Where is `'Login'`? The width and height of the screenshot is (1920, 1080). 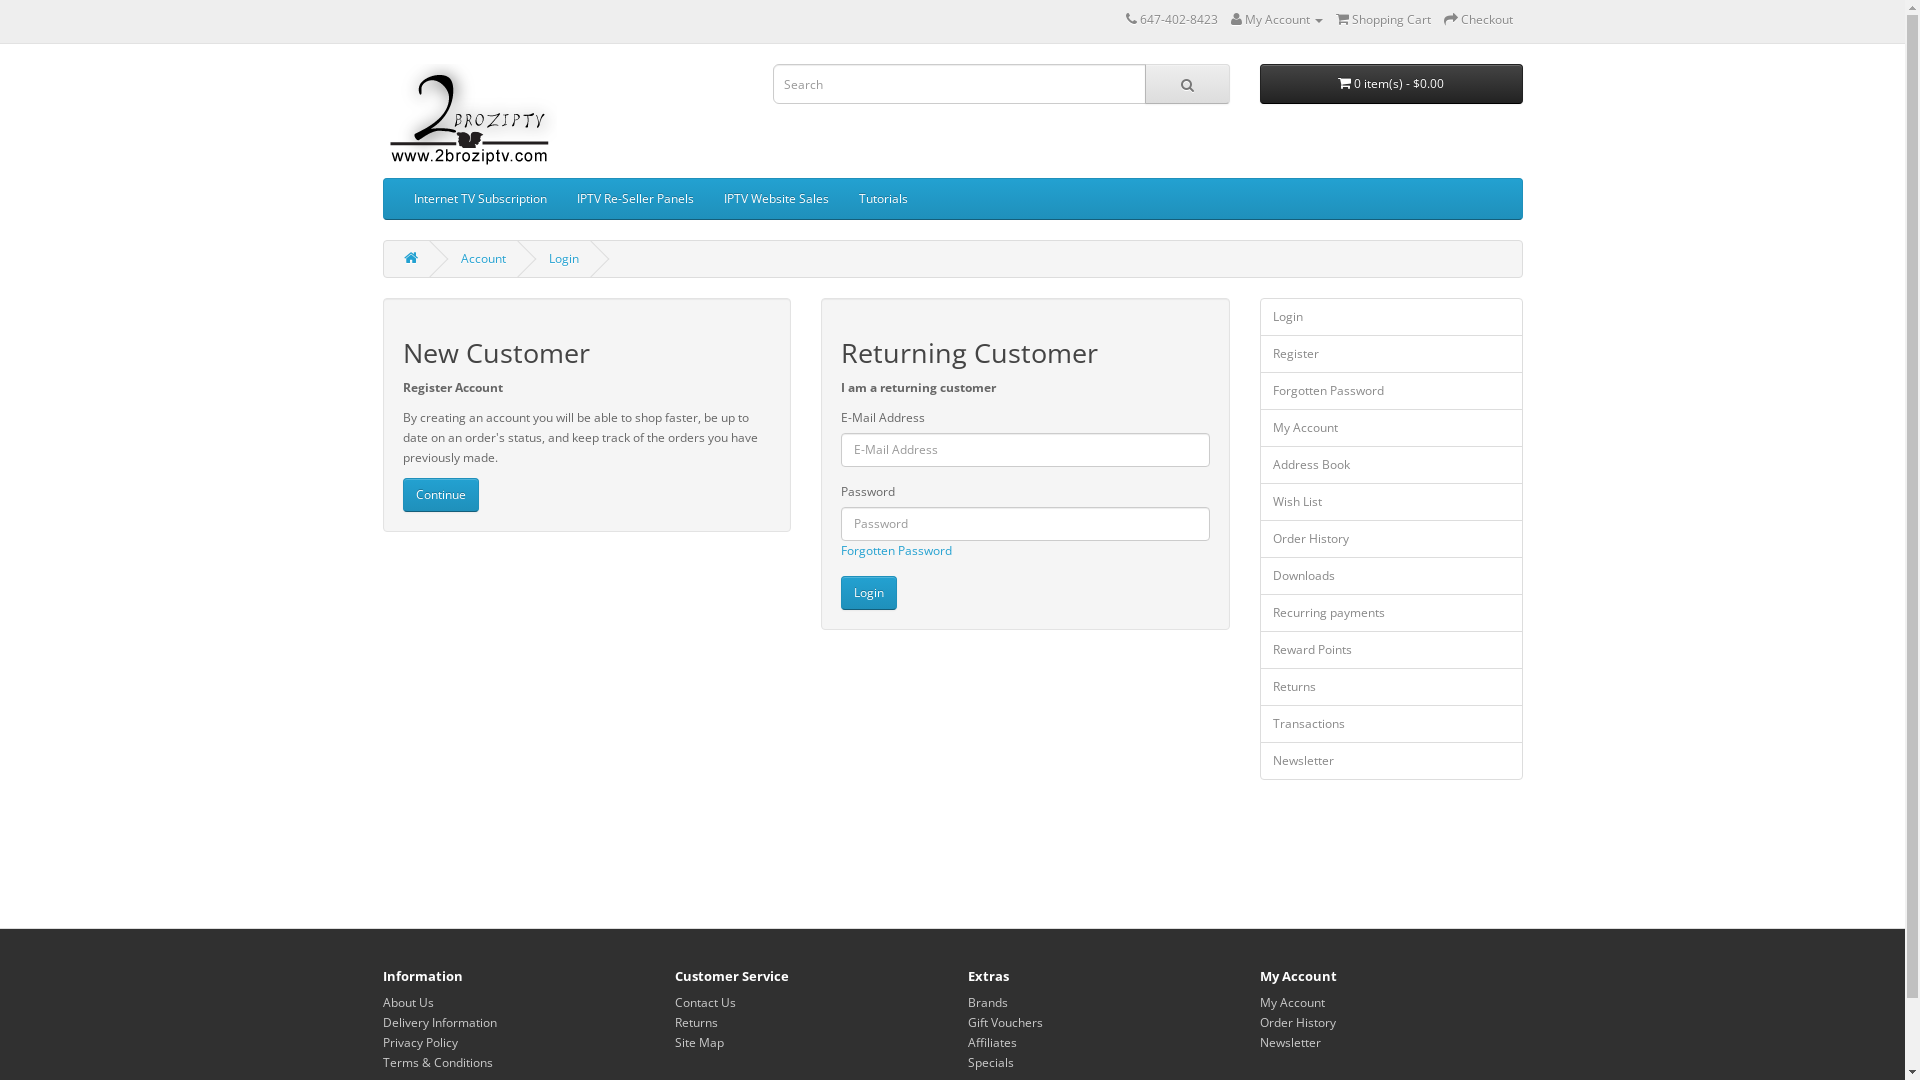
'Login' is located at coordinates (1390, 315).